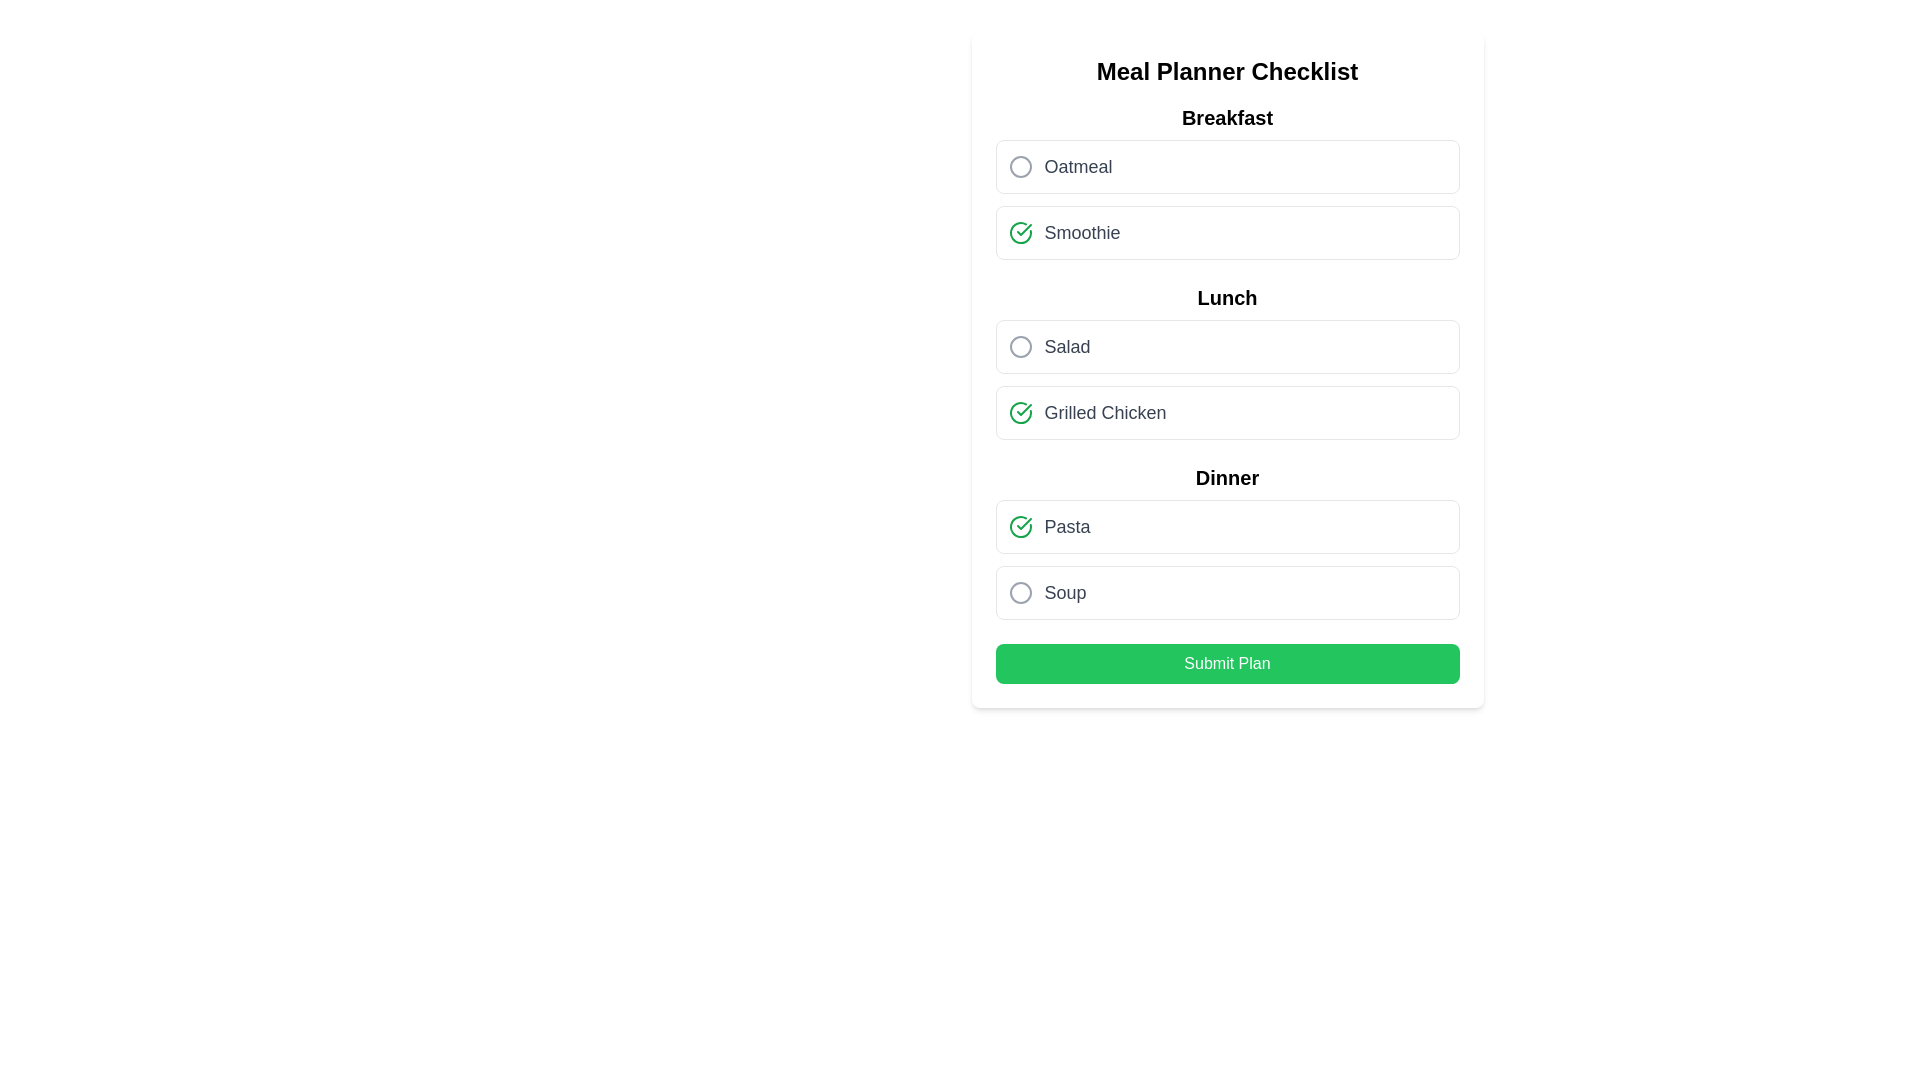 The width and height of the screenshot is (1920, 1080). Describe the element at coordinates (1064, 592) in the screenshot. I see `the 'Soup' label in the Dinner section of the meal planner checklist, which is located to the right of the circular radio button and is the second option below 'Pasta'` at that location.